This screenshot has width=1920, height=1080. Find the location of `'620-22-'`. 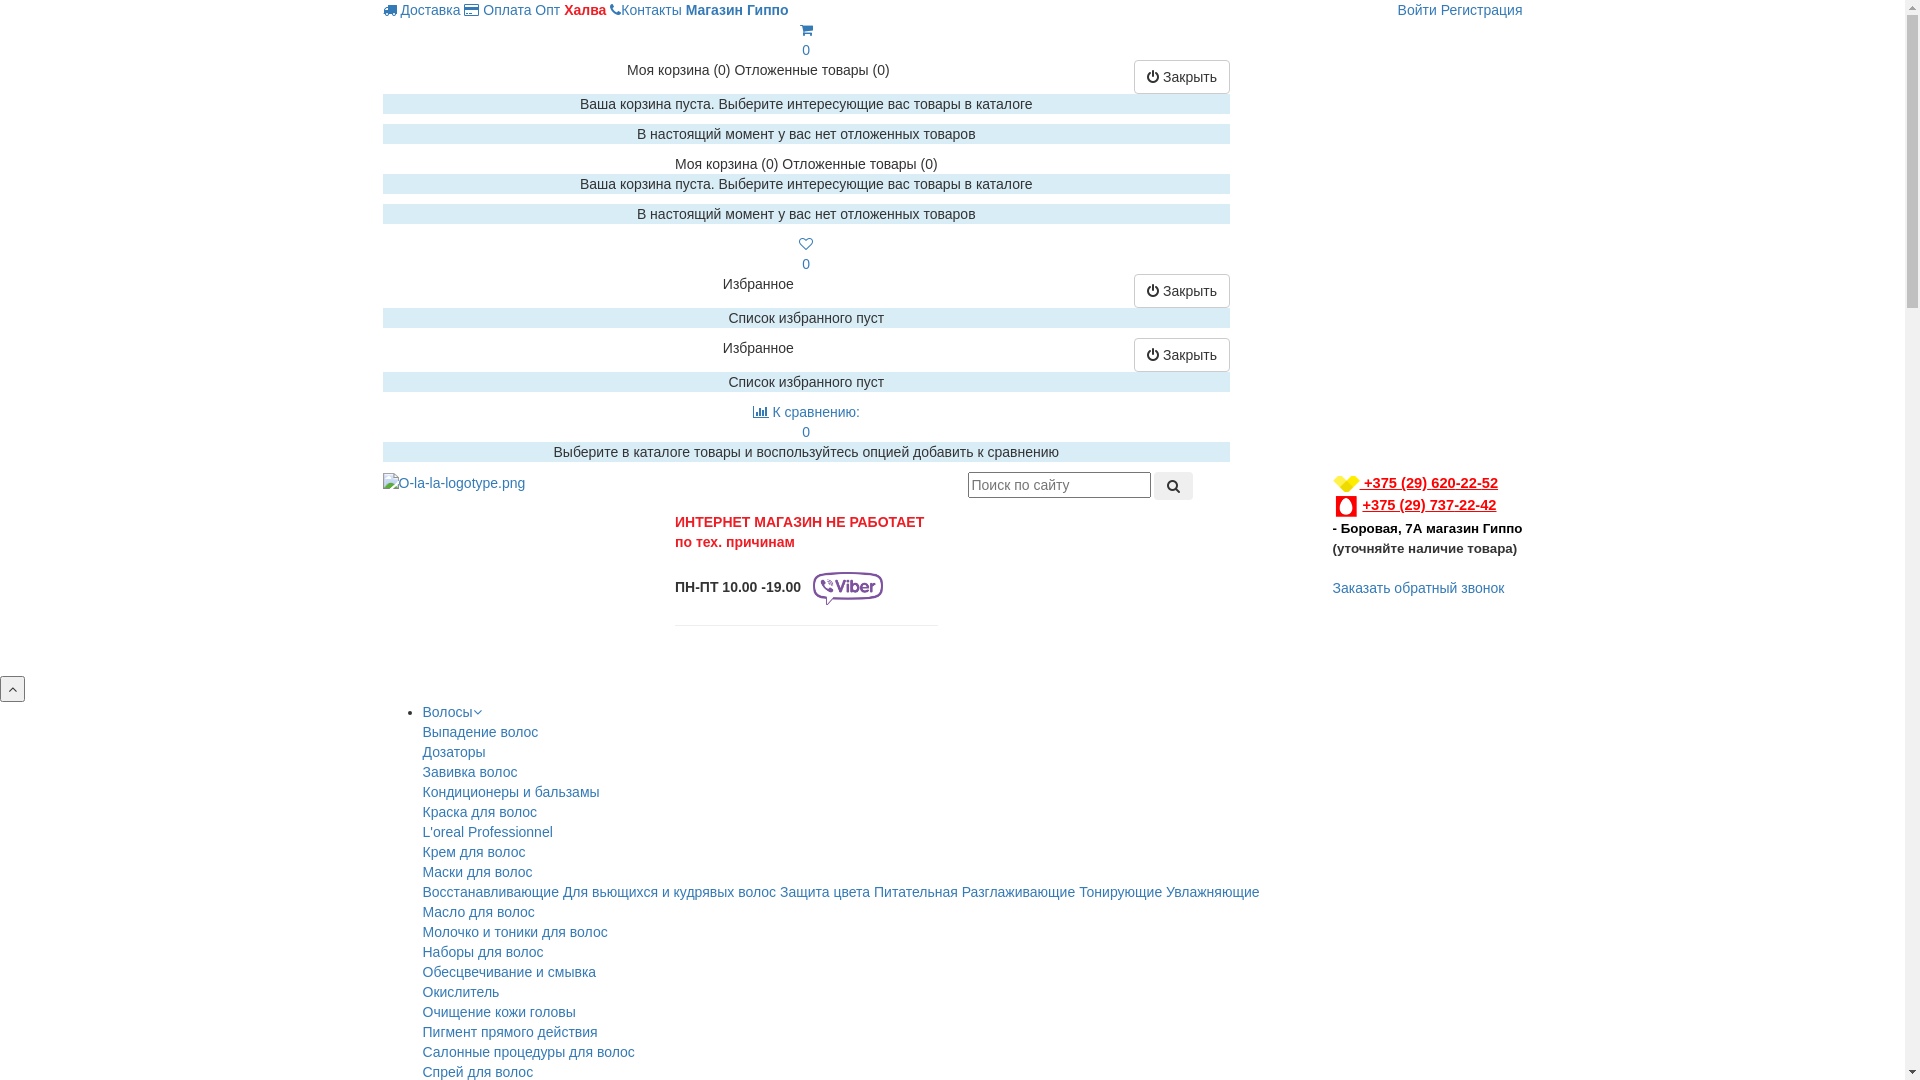

'620-22-' is located at coordinates (1456, 482).